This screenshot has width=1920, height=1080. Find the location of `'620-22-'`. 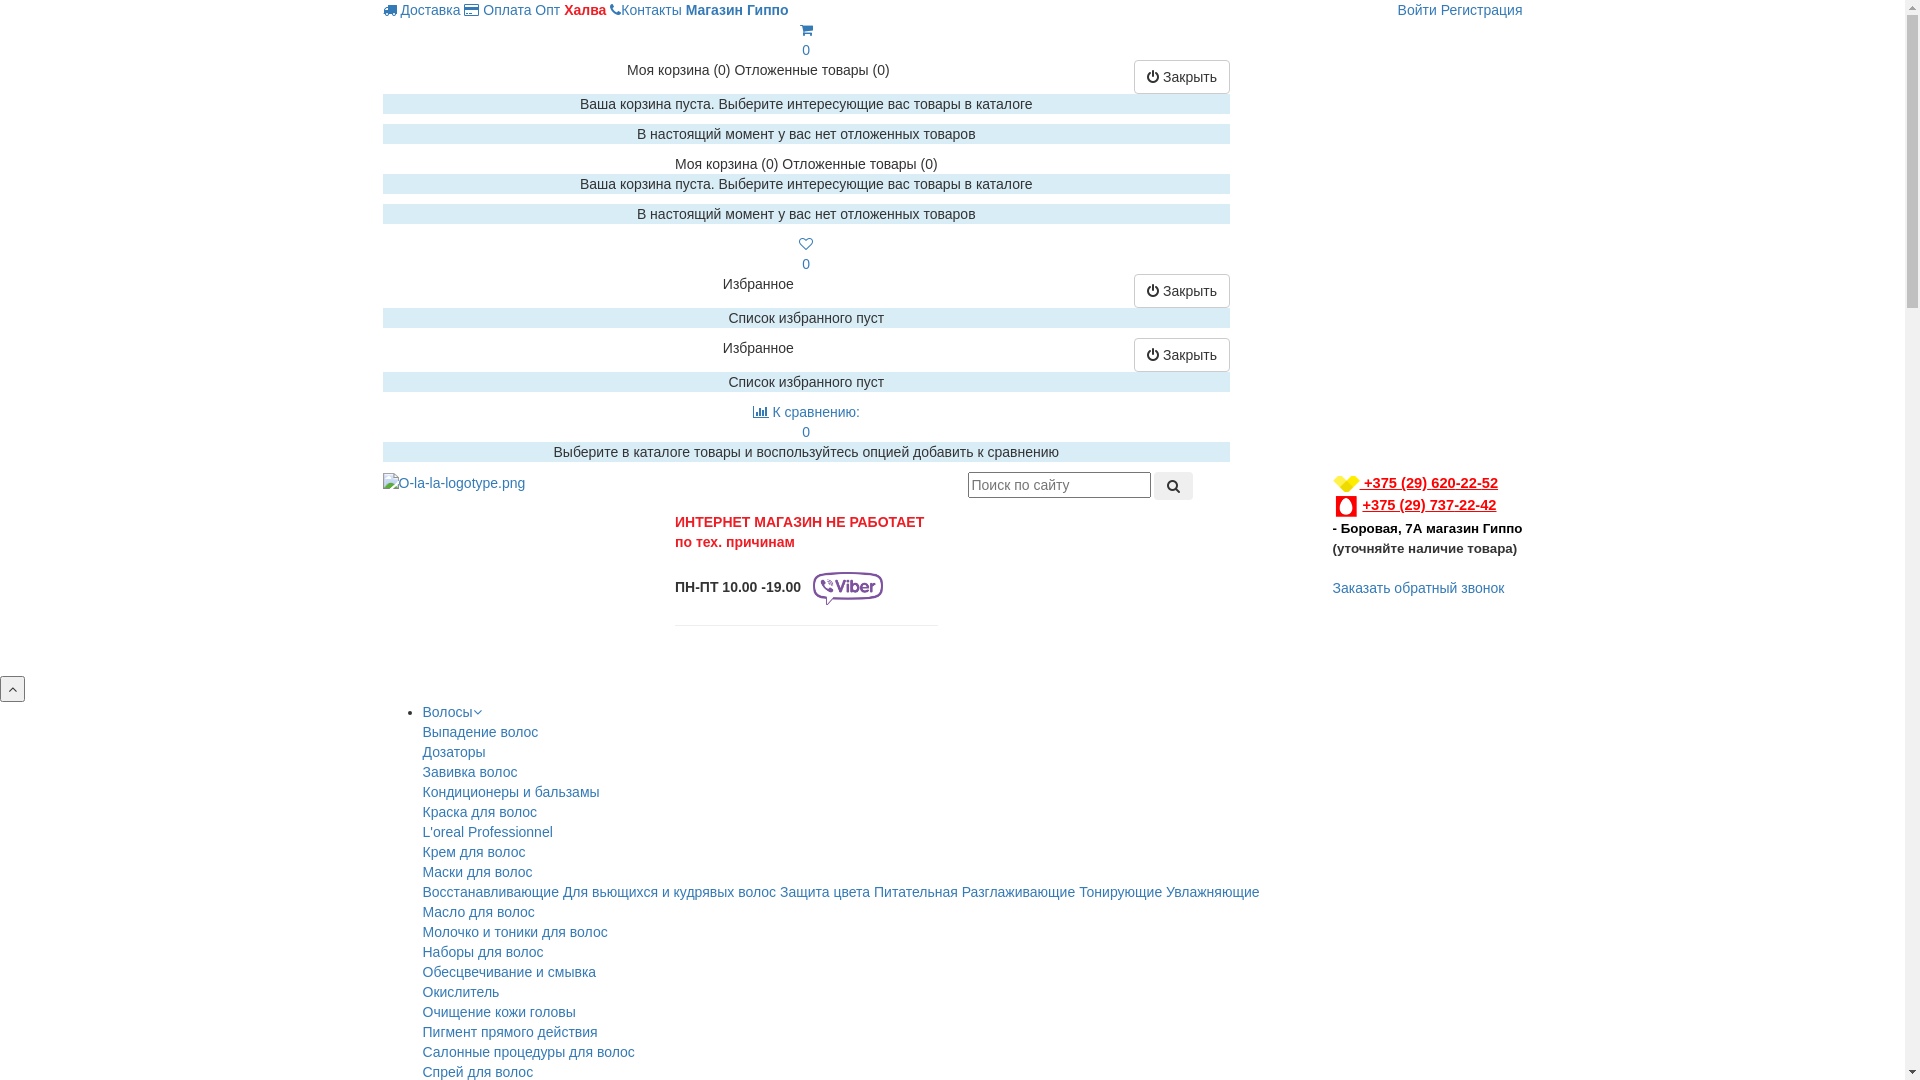

'620-22-' is located at coordinates (1456, 482).